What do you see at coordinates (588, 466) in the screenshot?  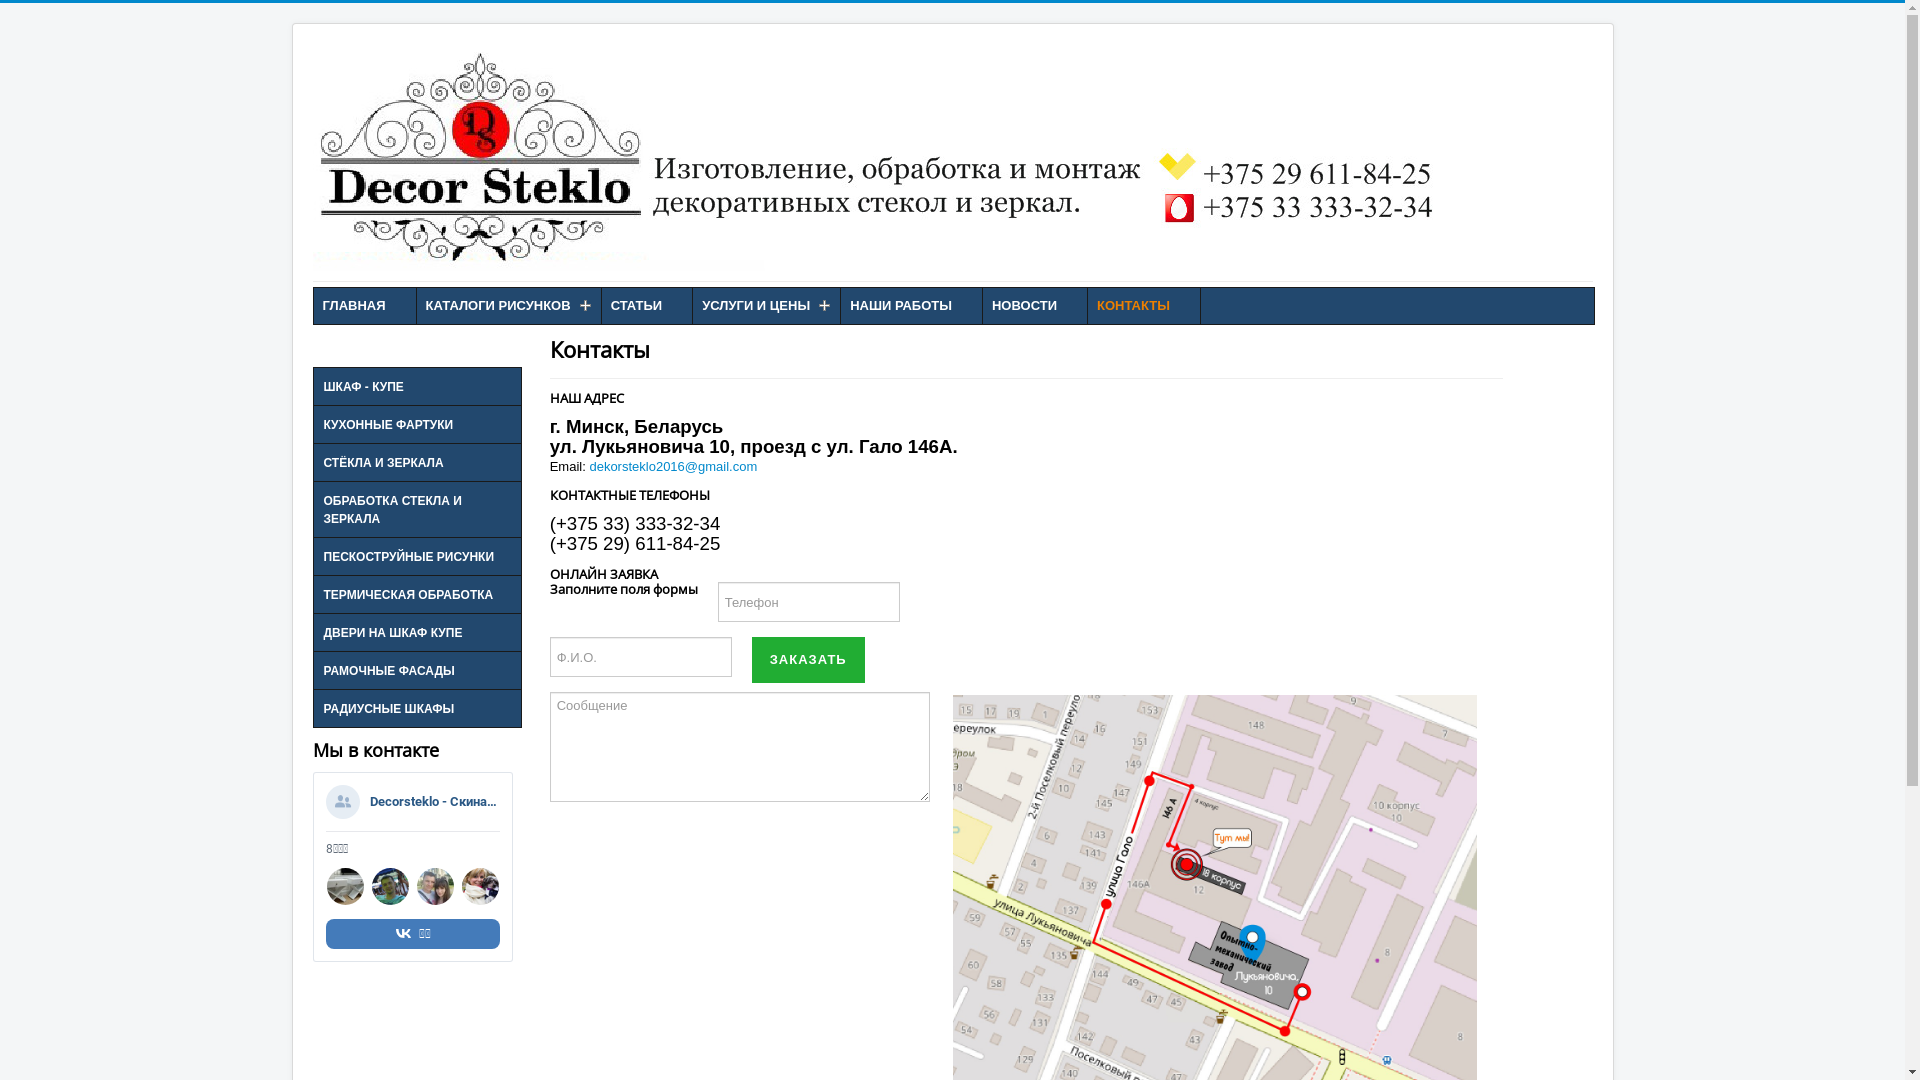 I see `'dekorsteklo2016@gmail.com'` at bounding box center [588, 466].